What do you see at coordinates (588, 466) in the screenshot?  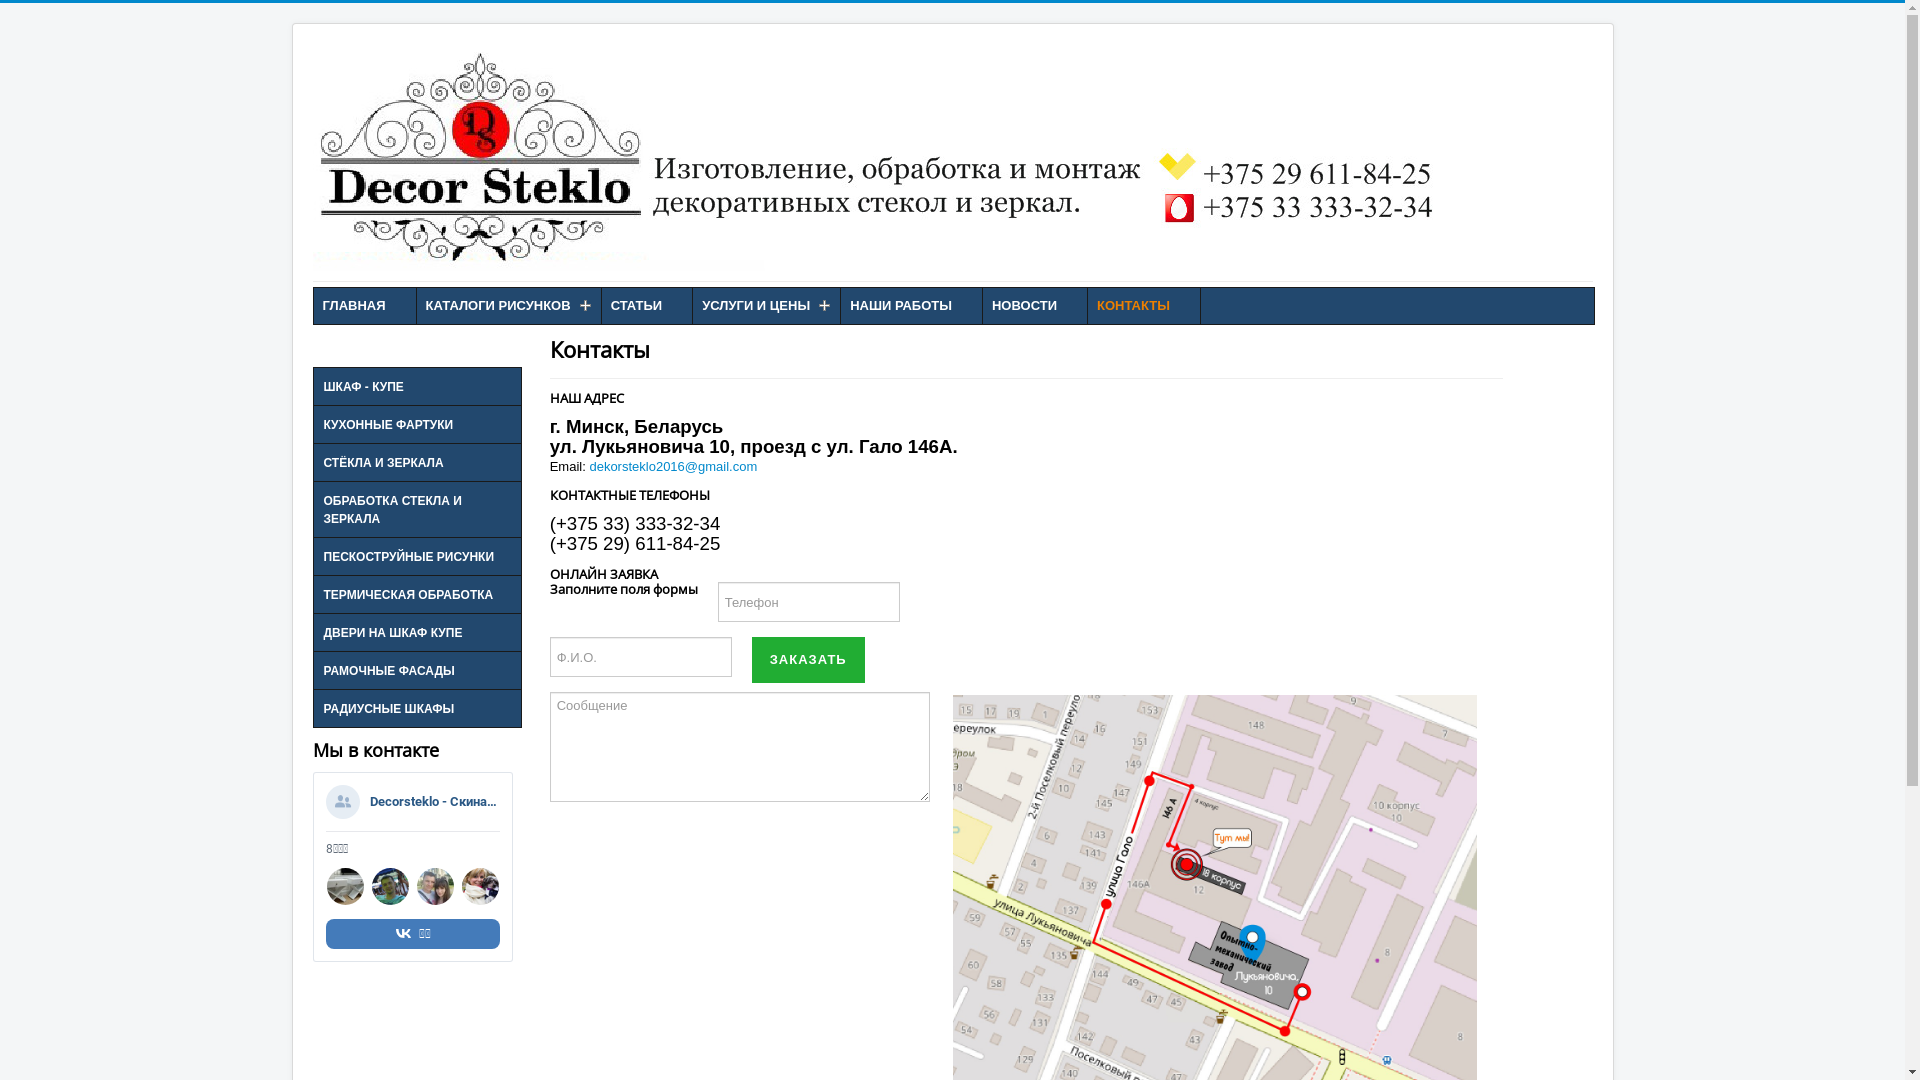 I see `'dekorsteklo2016@gmail.com'` at bounding box center [588, 466].